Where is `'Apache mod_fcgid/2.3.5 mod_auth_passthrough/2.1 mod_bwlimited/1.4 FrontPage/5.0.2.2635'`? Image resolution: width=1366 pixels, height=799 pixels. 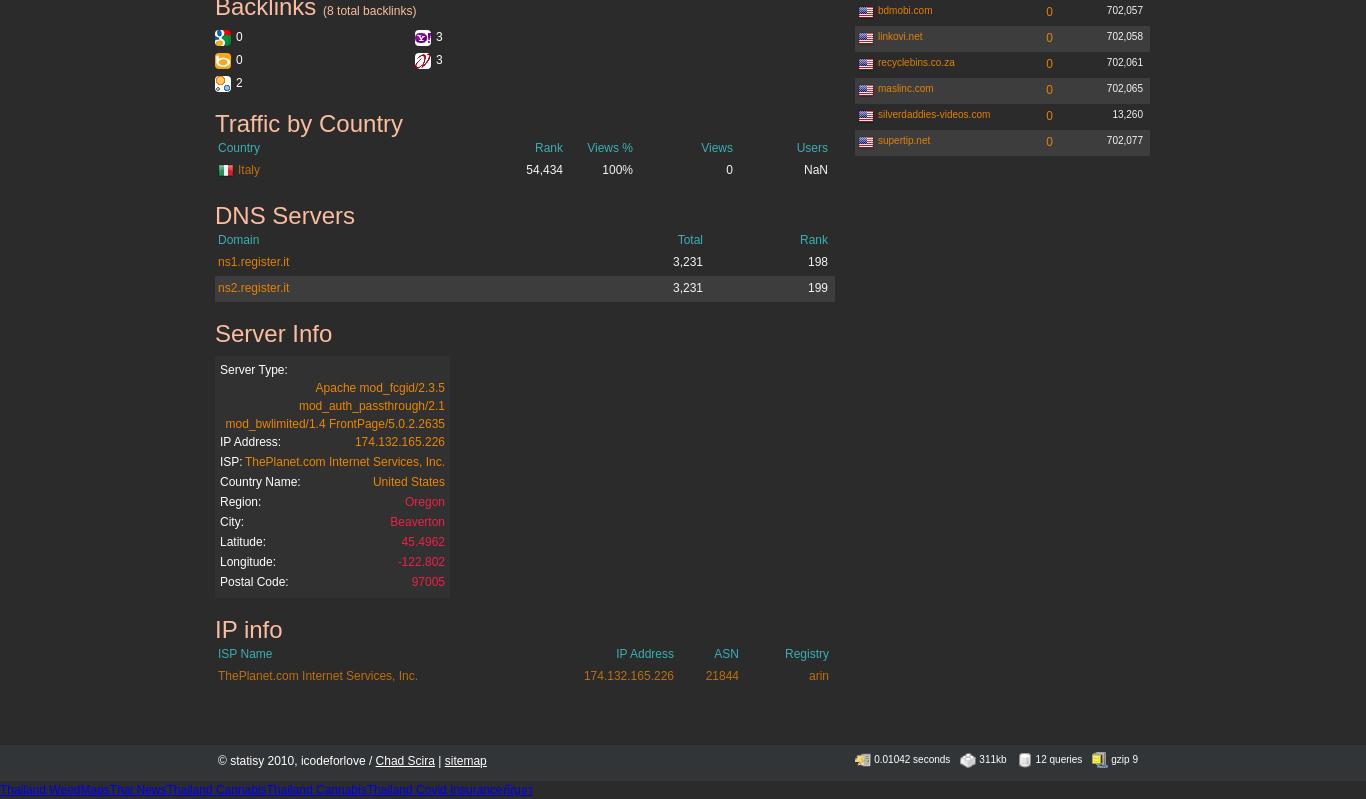
'Apache mod_fcgid/2.3.5 mod_auth_passthrough/2.1 mod_bwlimited/1.4 FrontPage/5.0.2.2635' is located at coordinates (334, 404).